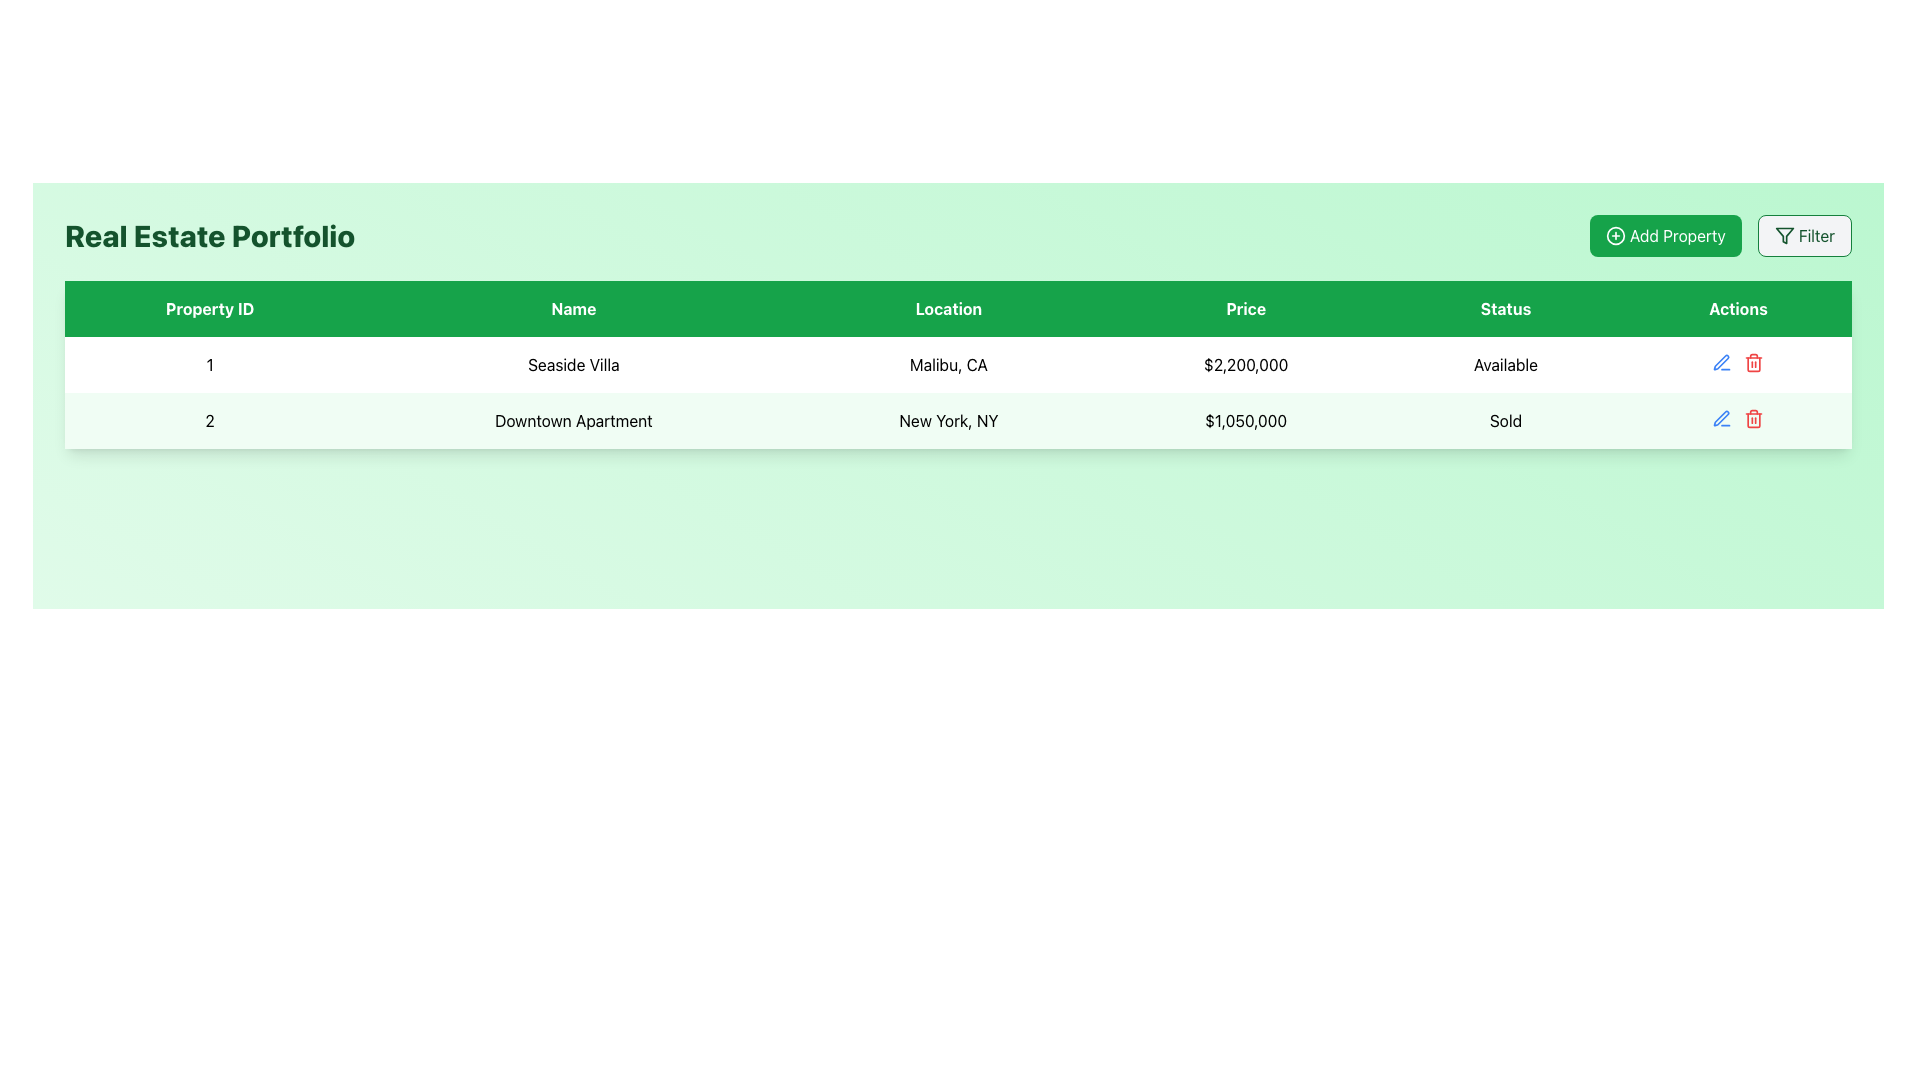  Describe the element at coordinates (948, 308) in the screenshot. I see `the third column header in the table that indicates location-related information, positioned between 'Name' and 'Price'` at that location.